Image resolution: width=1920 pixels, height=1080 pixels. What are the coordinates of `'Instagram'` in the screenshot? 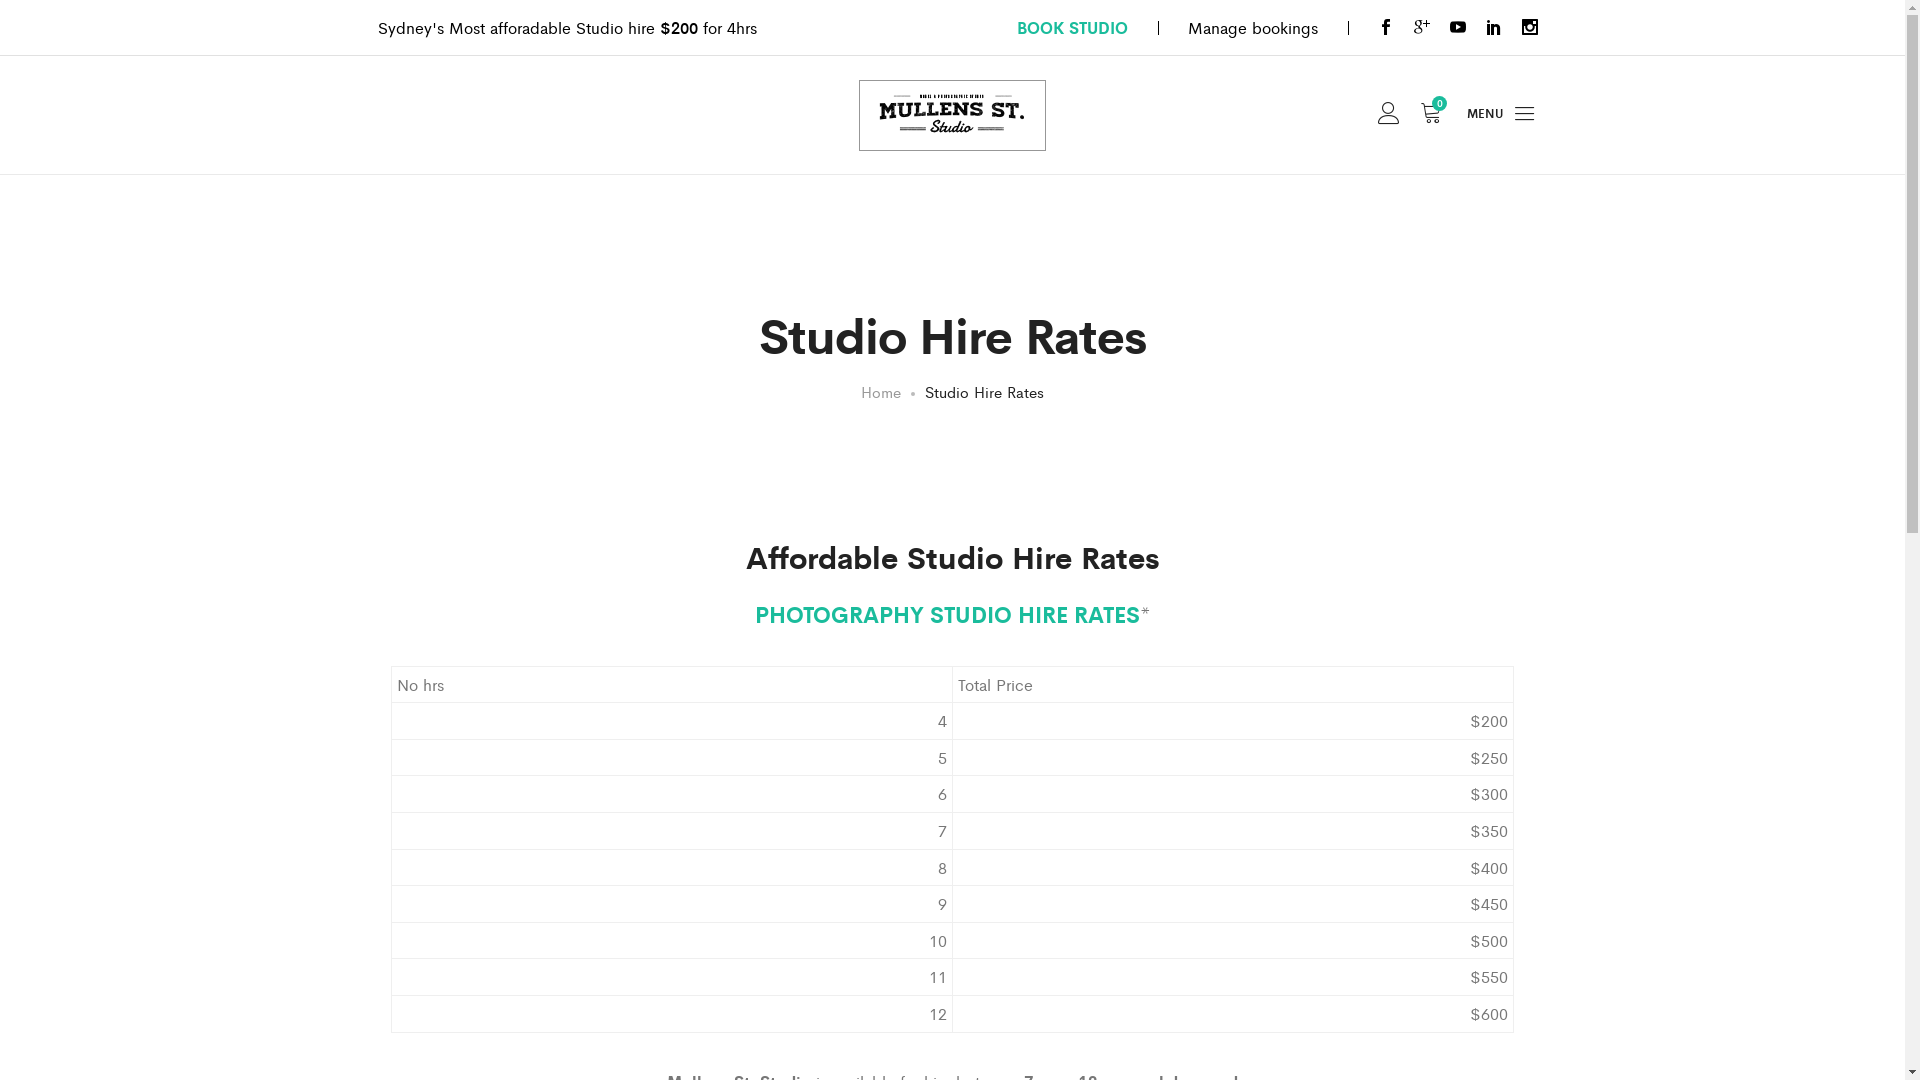 It's located at (1529, 27).